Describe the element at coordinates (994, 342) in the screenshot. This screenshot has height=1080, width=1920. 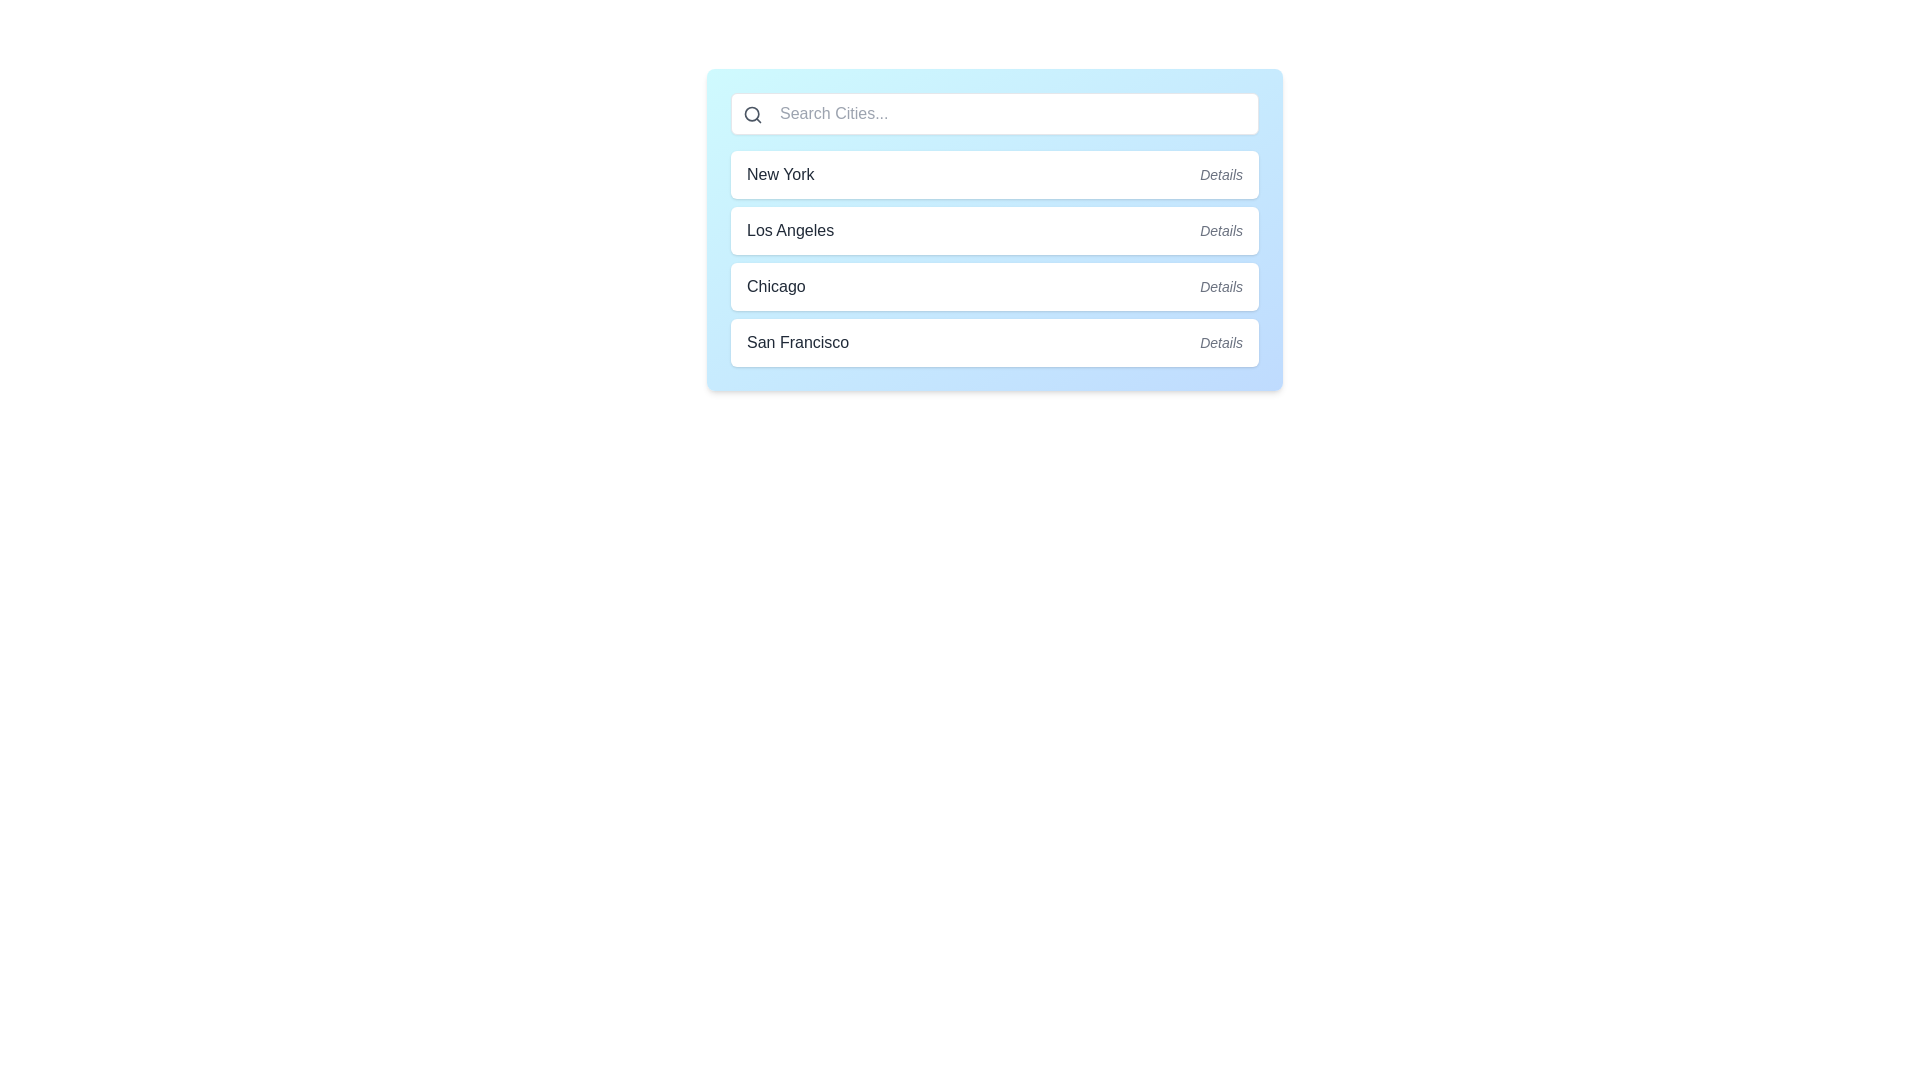
I see `the interactive list item for 'San Francisco'` at that location.